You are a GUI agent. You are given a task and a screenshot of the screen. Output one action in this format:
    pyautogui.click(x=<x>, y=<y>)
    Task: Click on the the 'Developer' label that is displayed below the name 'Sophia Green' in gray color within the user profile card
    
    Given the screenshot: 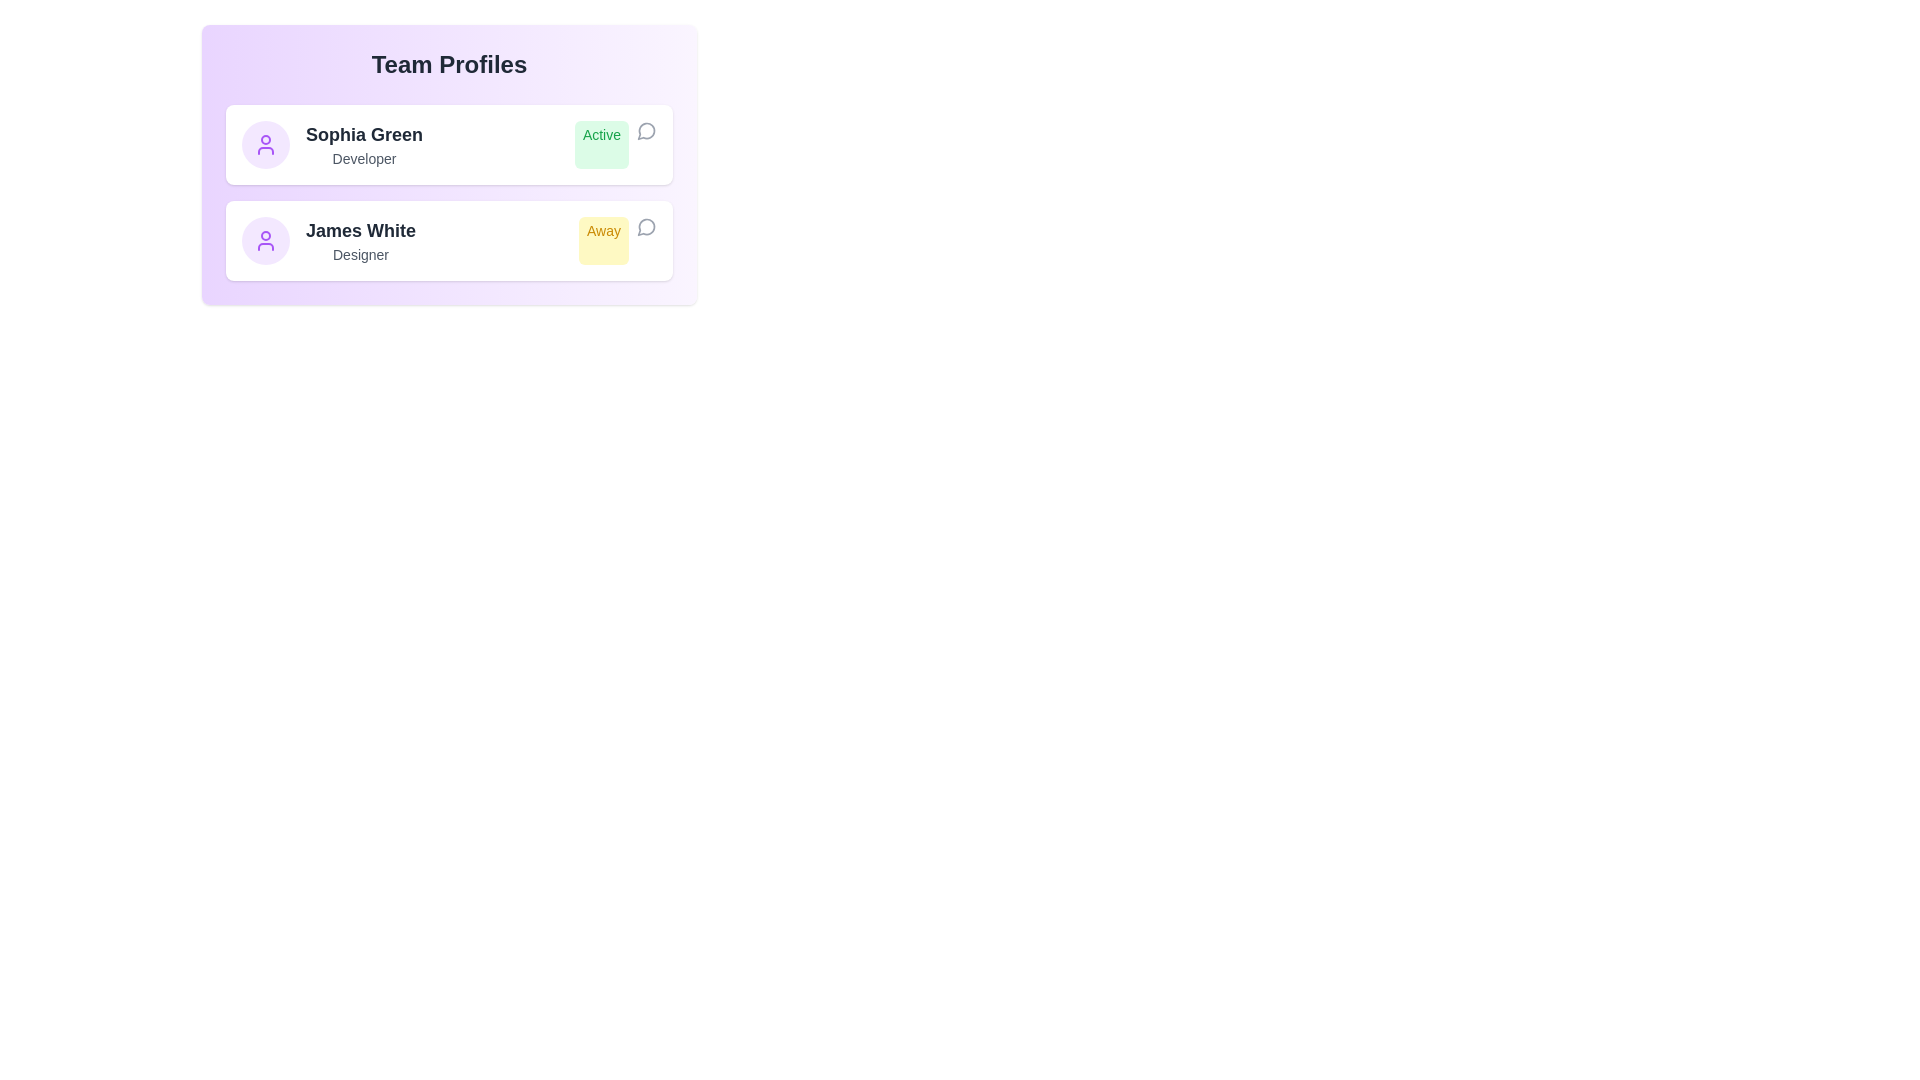 What is the action you would take?
    pyautogui.click(x=364, y=157)
    